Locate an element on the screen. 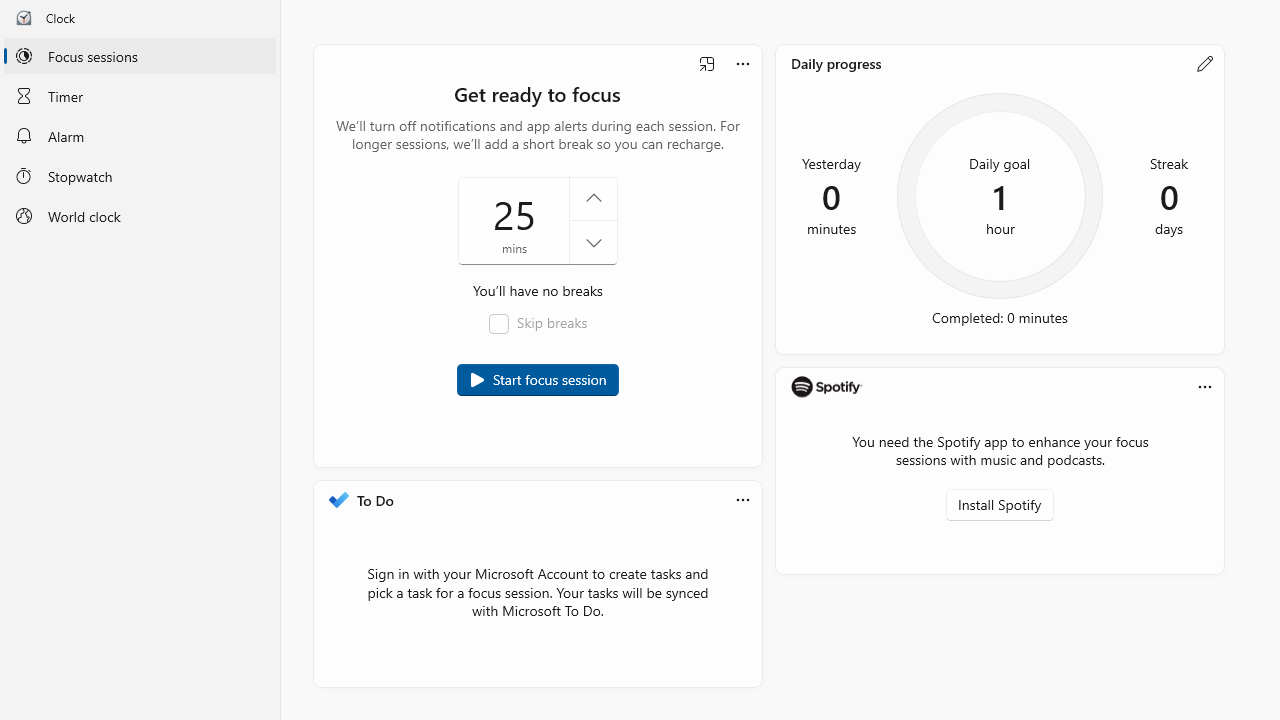 This screenshot has height=720, width=1280. 'Skip breaks' is located at coordinates (538, 323).